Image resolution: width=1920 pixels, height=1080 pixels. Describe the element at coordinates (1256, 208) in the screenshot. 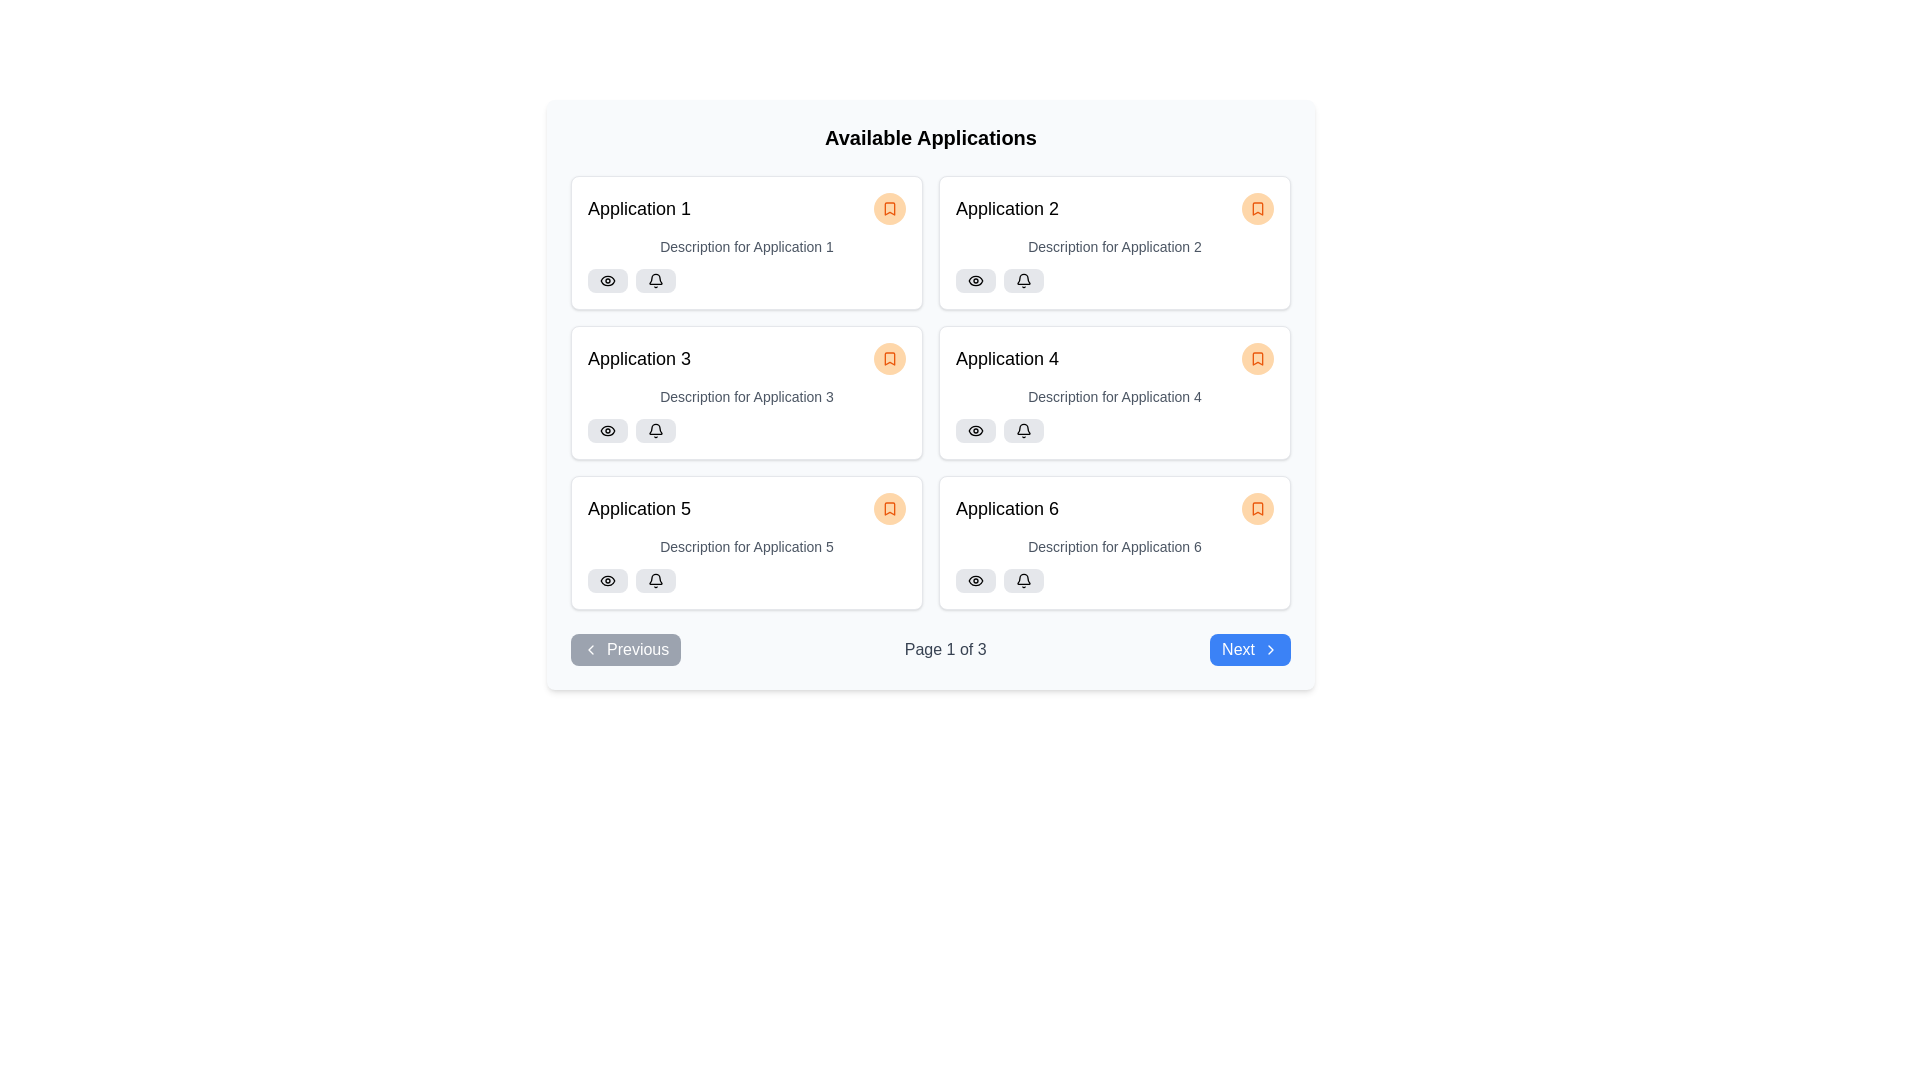

I see `the bookmark icon located at the top-right corner of the 'Application 2' card` at that location.